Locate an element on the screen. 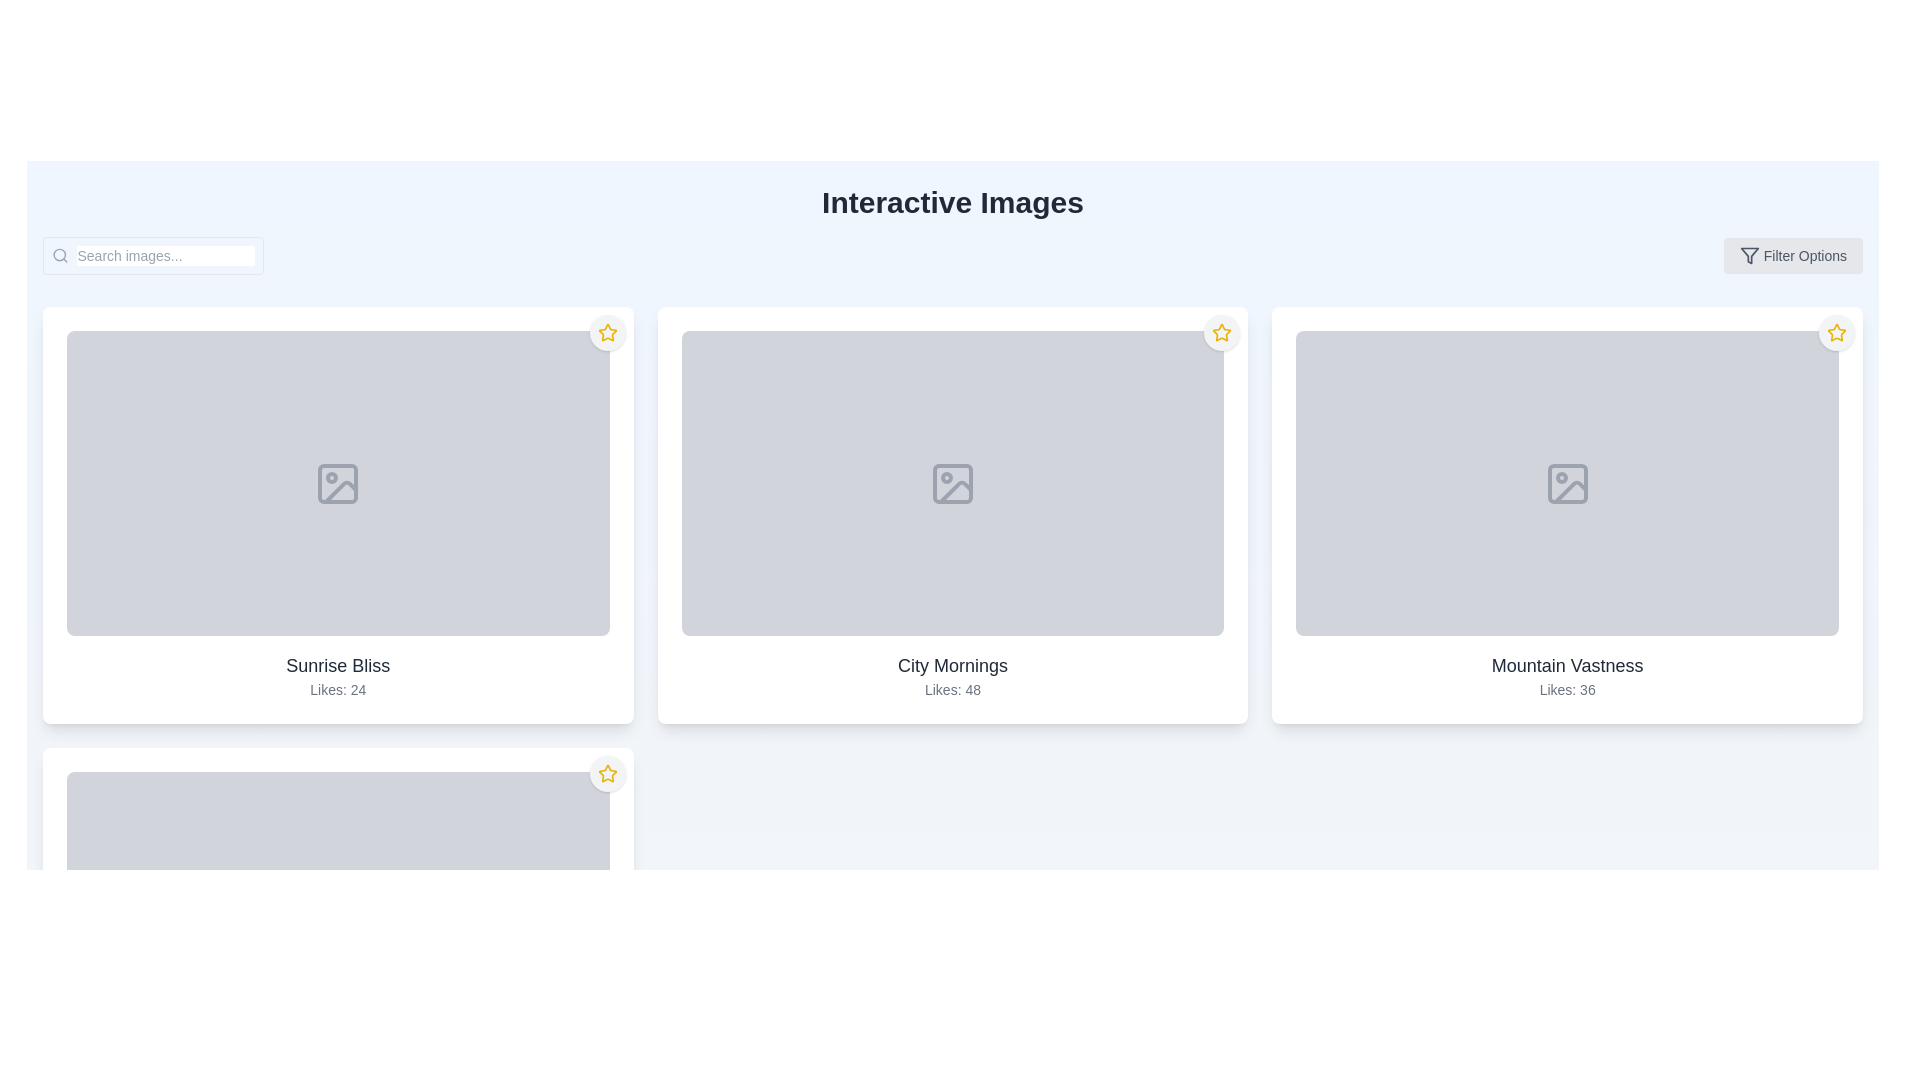  the triangular funnel icon associated with 'Filter Options' in the top-right section of the interface is located at coordinates (1748, 254).